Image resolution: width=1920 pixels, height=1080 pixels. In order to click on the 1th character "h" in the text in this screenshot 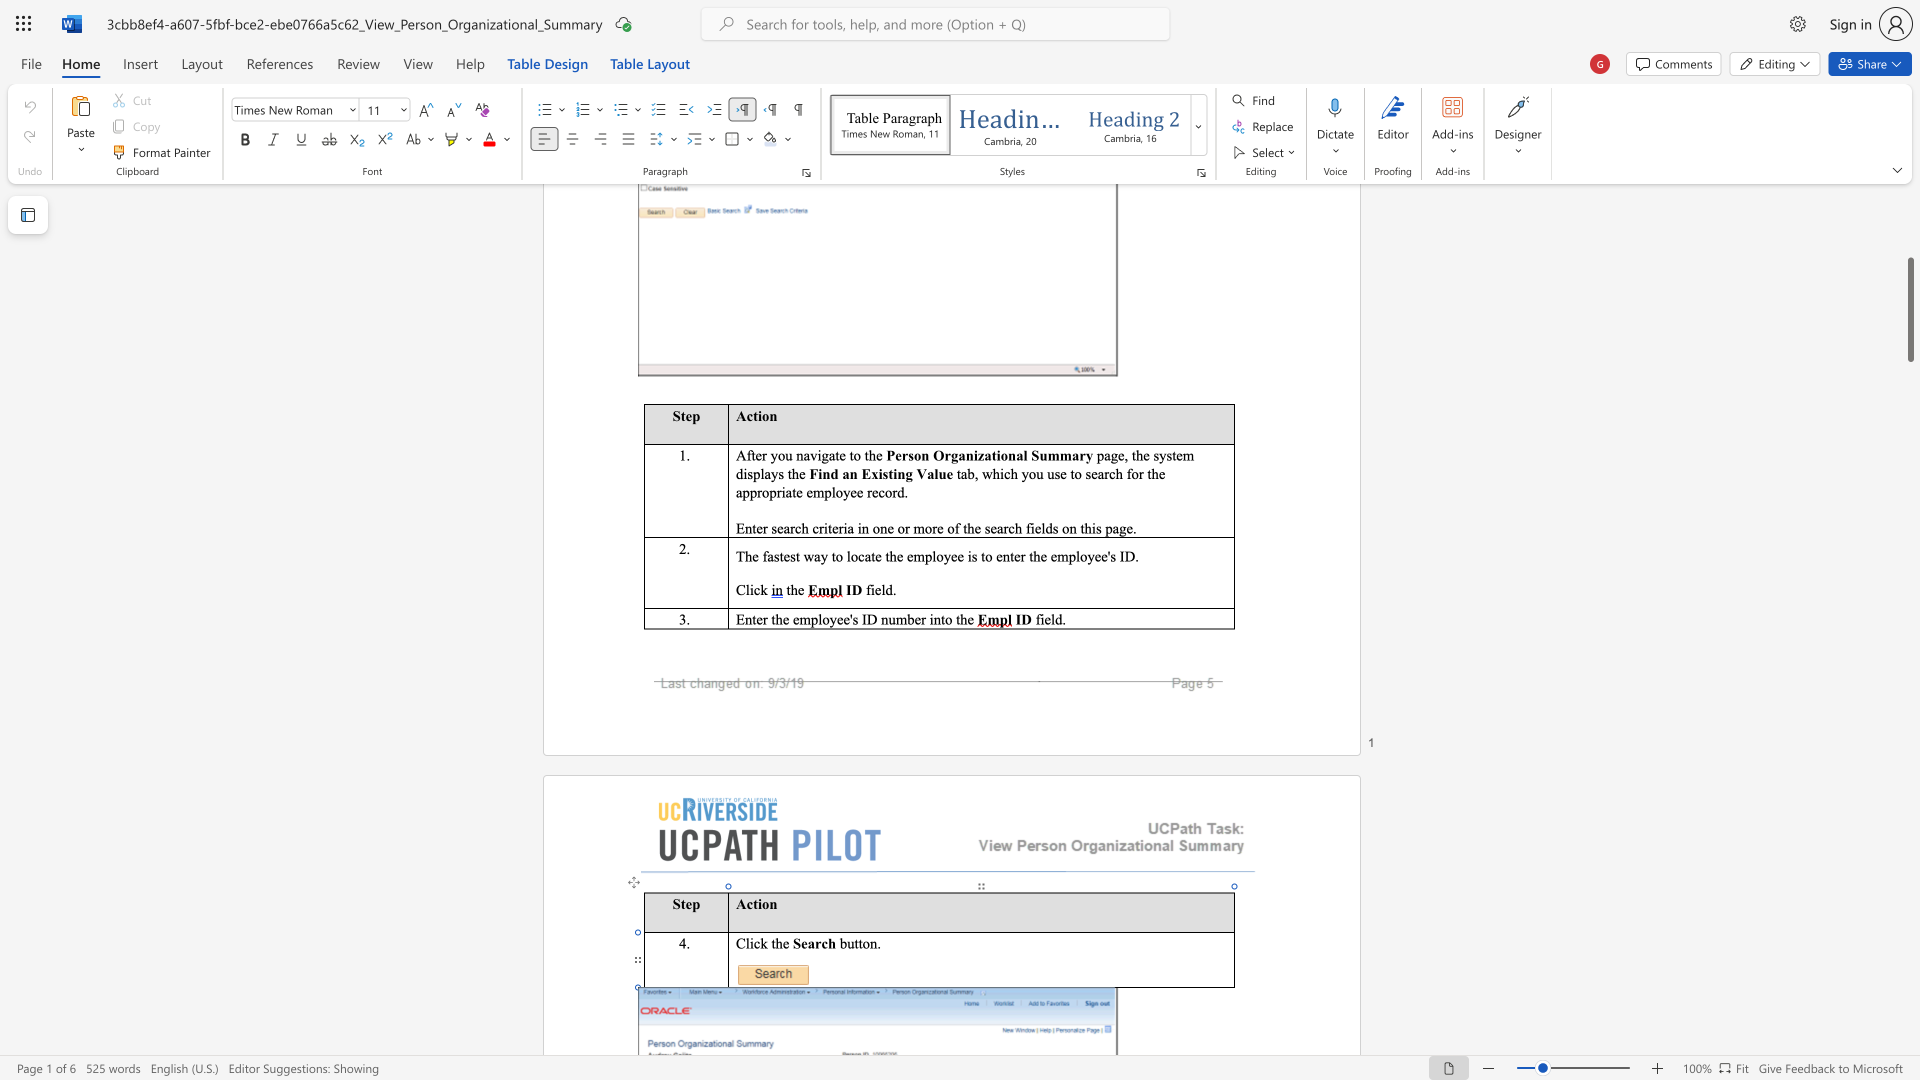, I will do `click(778, 943)`.